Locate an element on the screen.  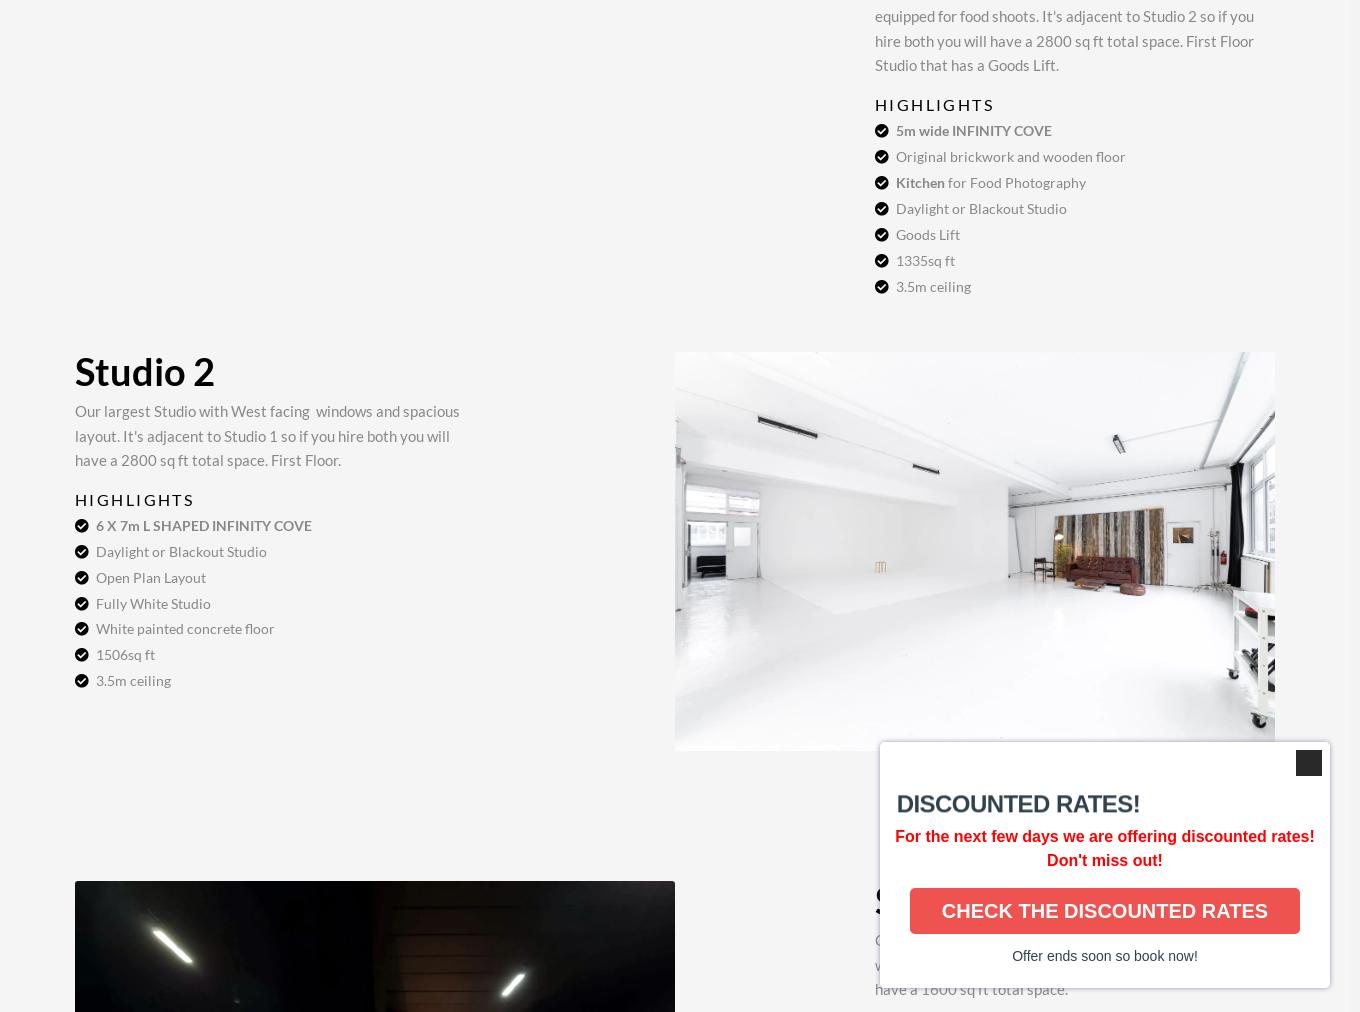
'White painted concrete floor' is located at coordinates (184, 627).